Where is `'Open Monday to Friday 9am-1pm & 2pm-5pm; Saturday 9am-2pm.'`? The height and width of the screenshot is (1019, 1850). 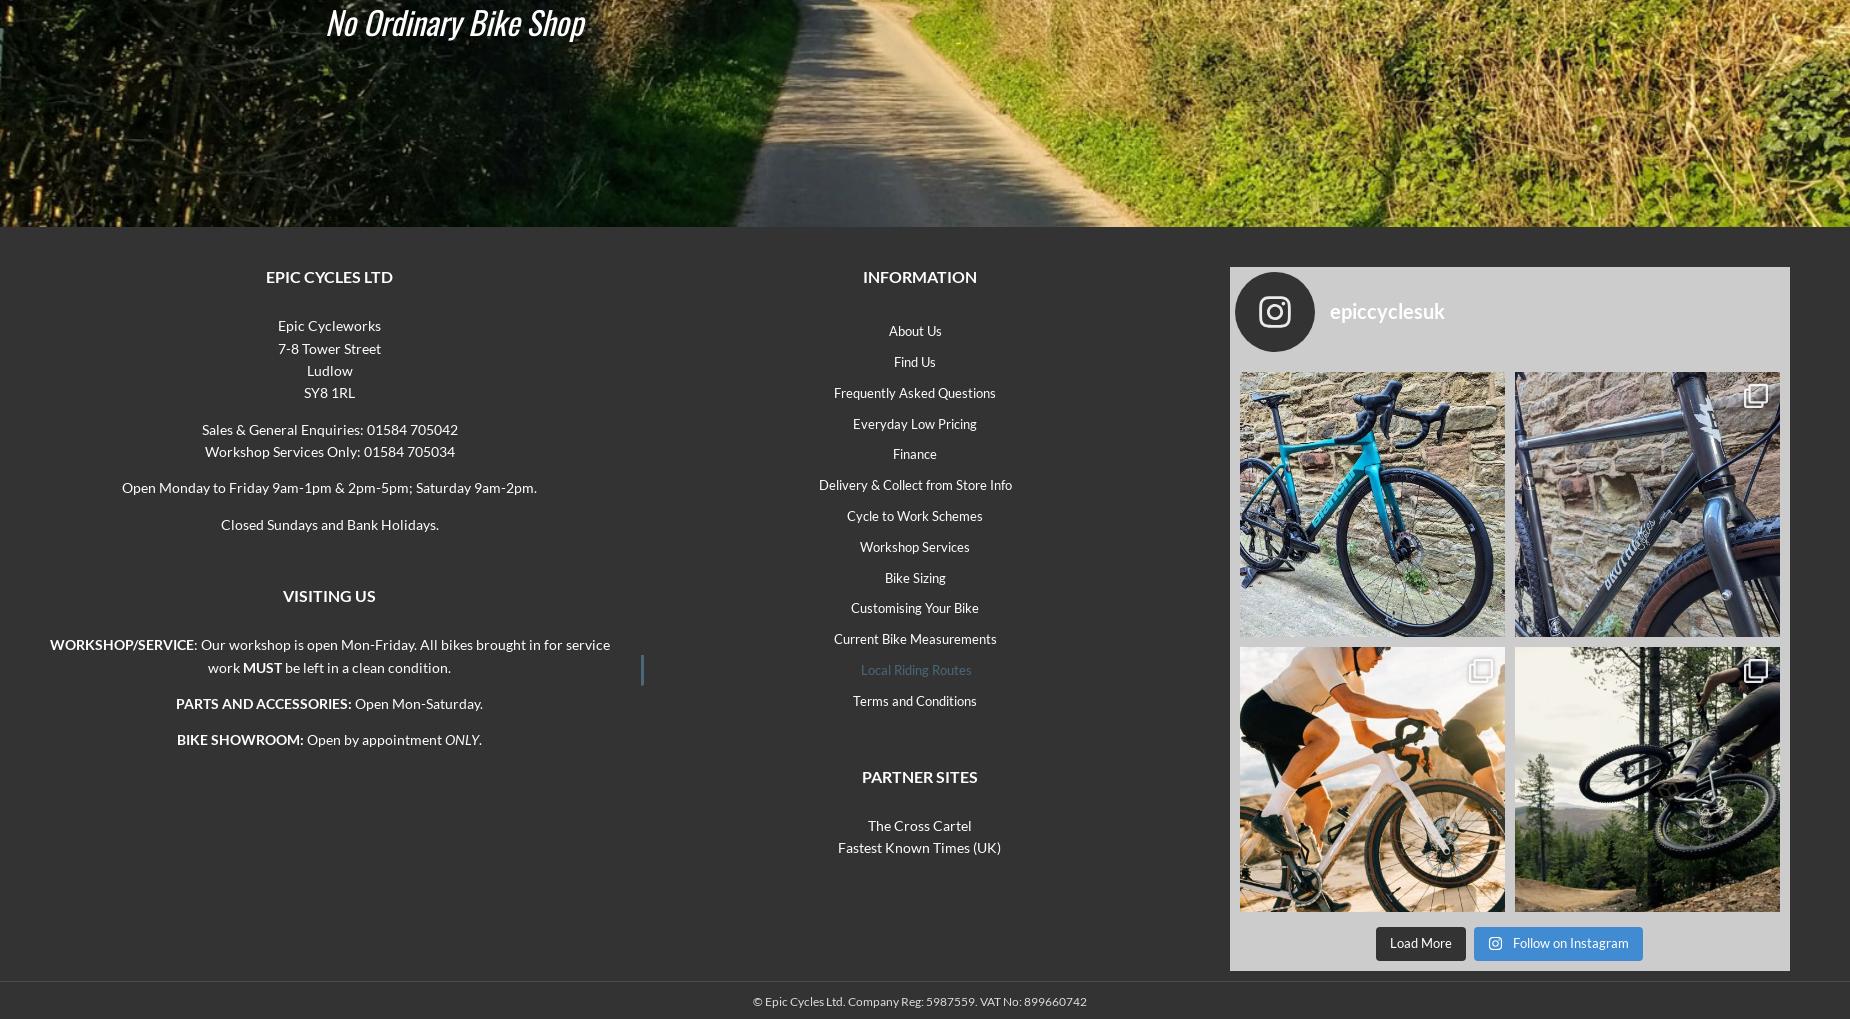 'Open Monday to Friday 9am-1pm & 2pm-5pm; Saturday 9am-2pm.' is located at coordinates (328, 486).